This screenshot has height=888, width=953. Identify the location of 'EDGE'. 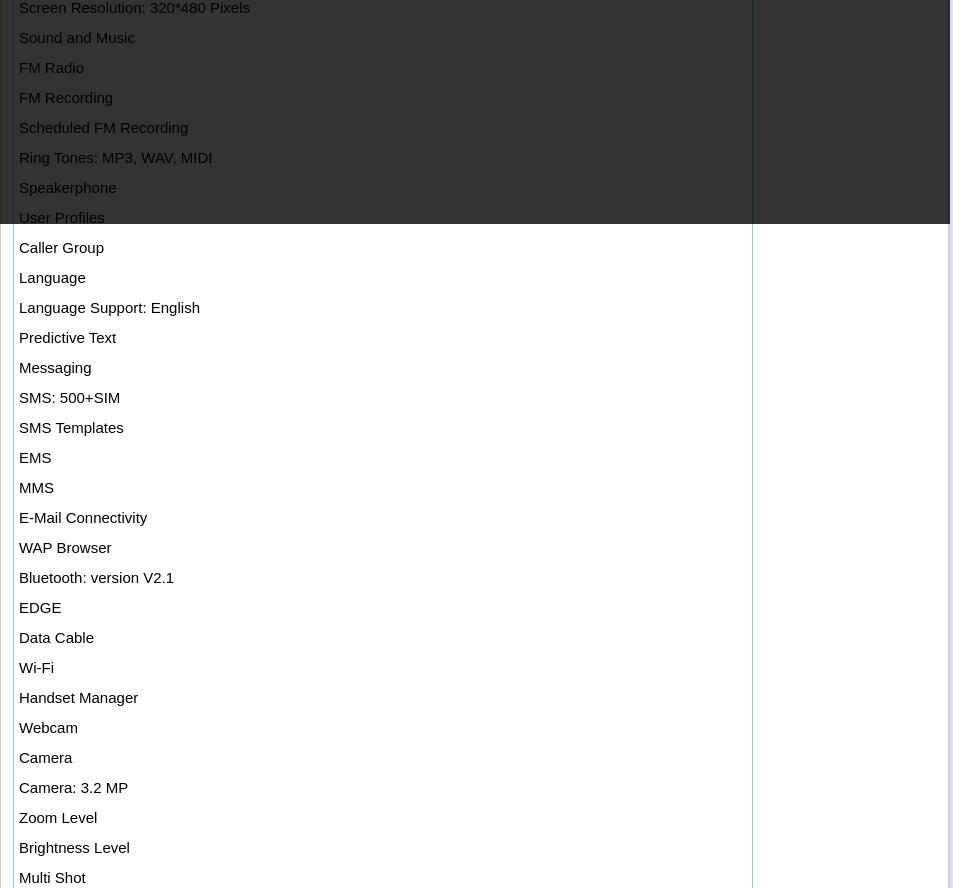
(39, 607).